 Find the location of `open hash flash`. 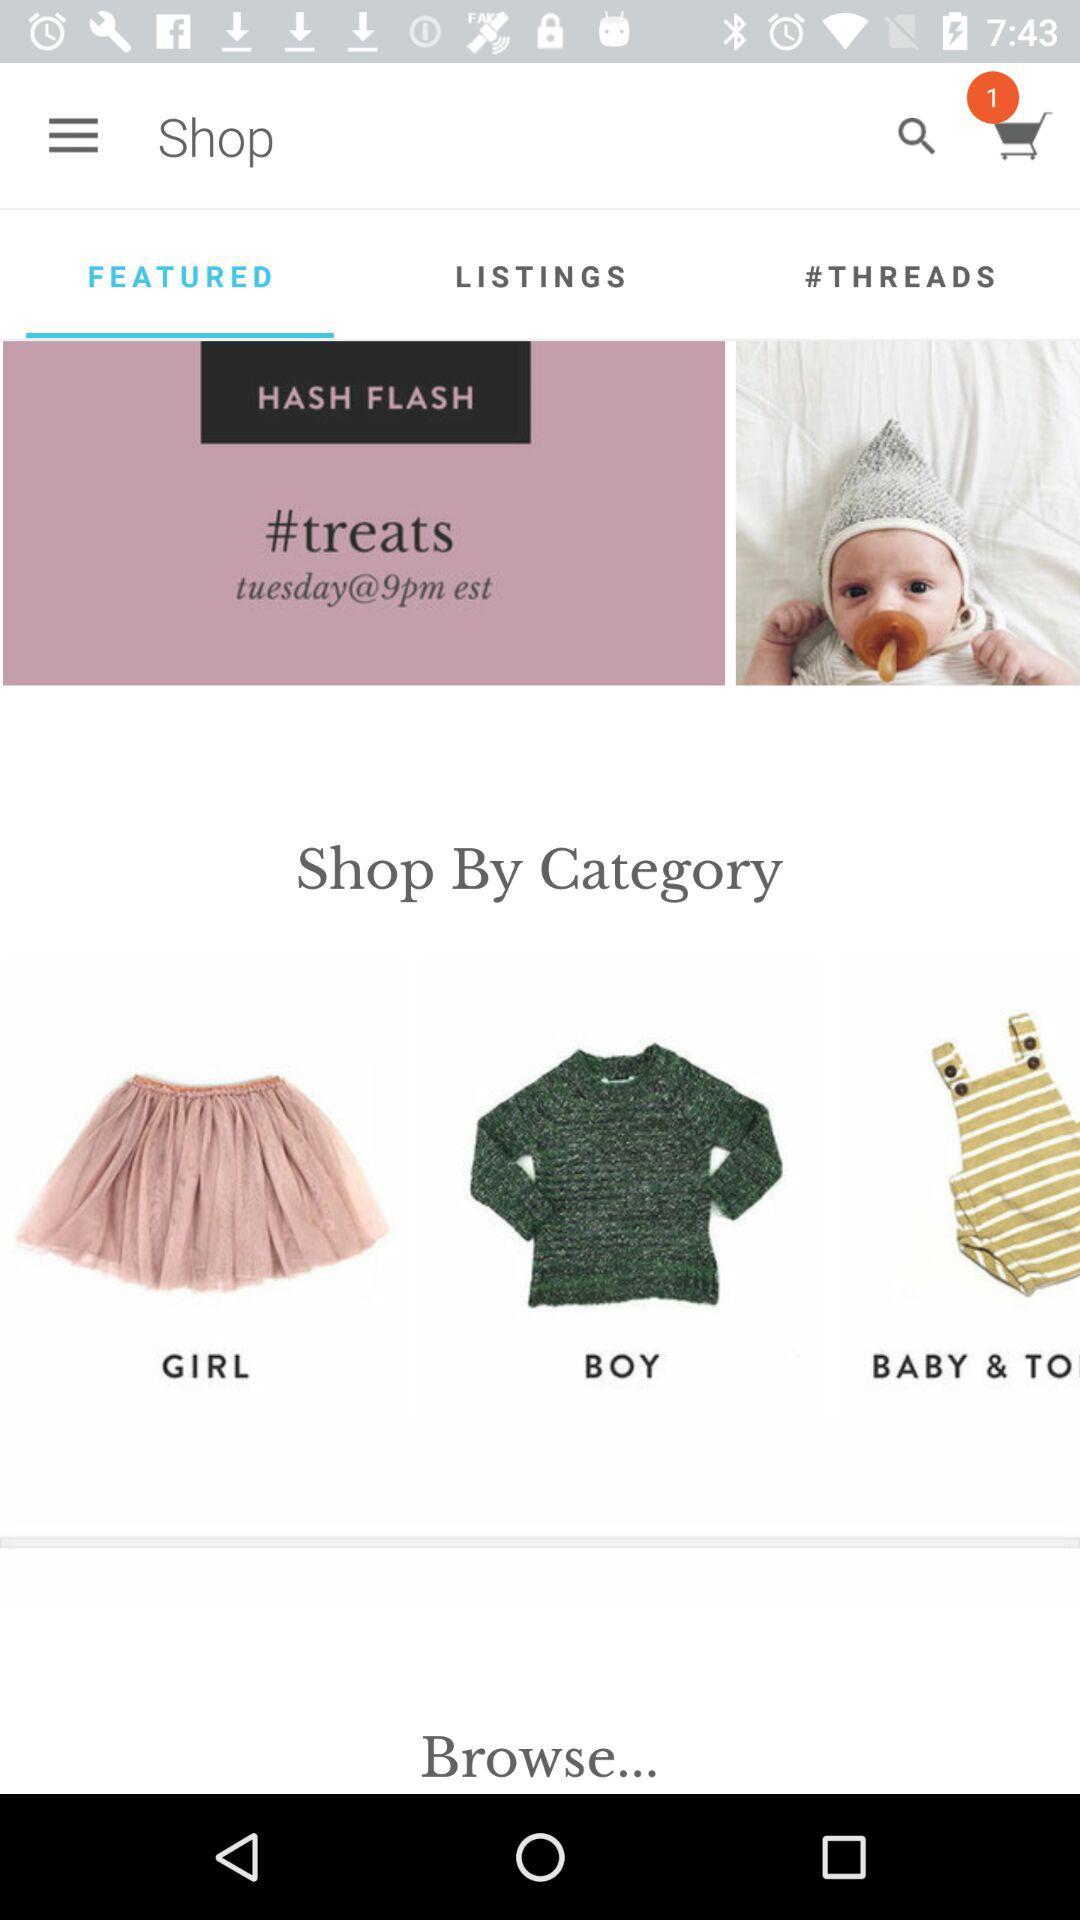

open hash flash is located at coordinates (364, 513).